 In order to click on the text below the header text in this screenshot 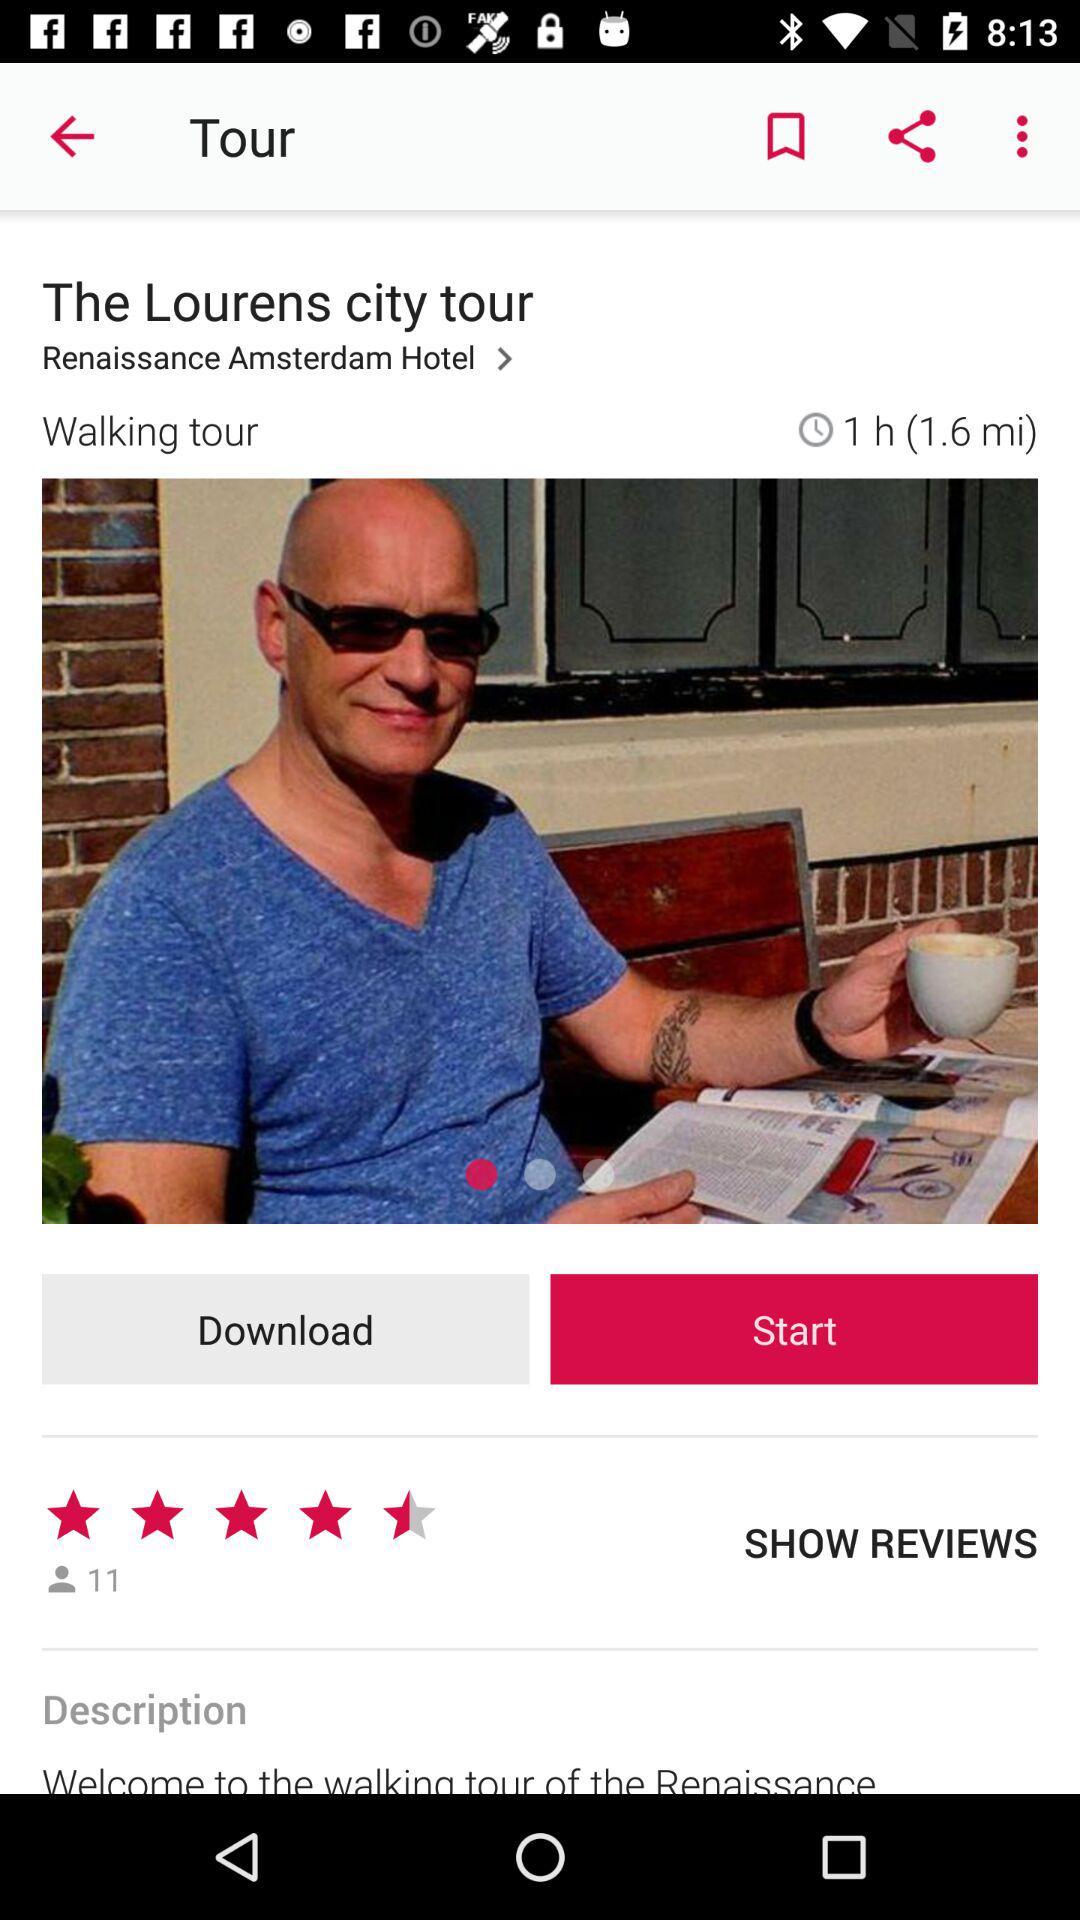, I will do `click(285, 369)`.